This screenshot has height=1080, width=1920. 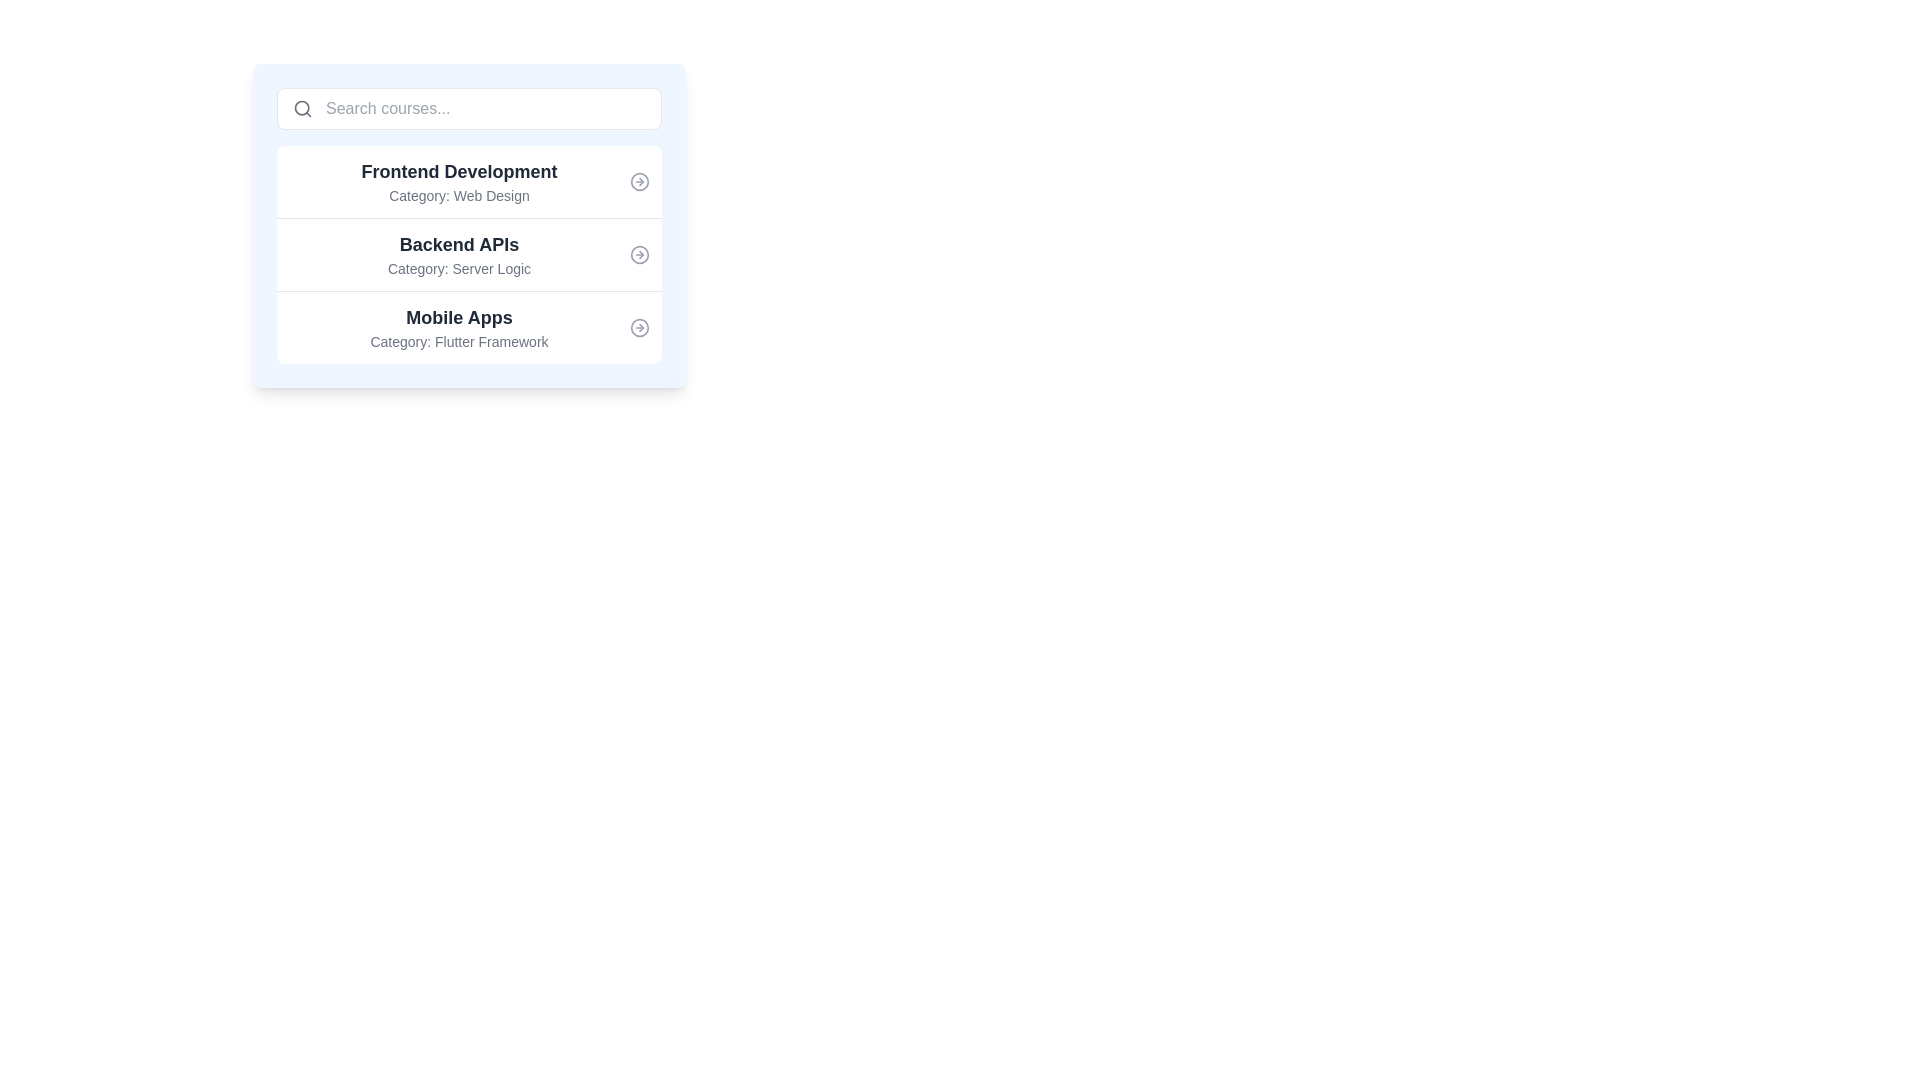 What do you see at coordinates (638, 181) in the screenshot?
I see `the circular SVG shape located in the top row of the list interface, adjacent to the 'Frontend Development' text` at bounding box center [638, 181].